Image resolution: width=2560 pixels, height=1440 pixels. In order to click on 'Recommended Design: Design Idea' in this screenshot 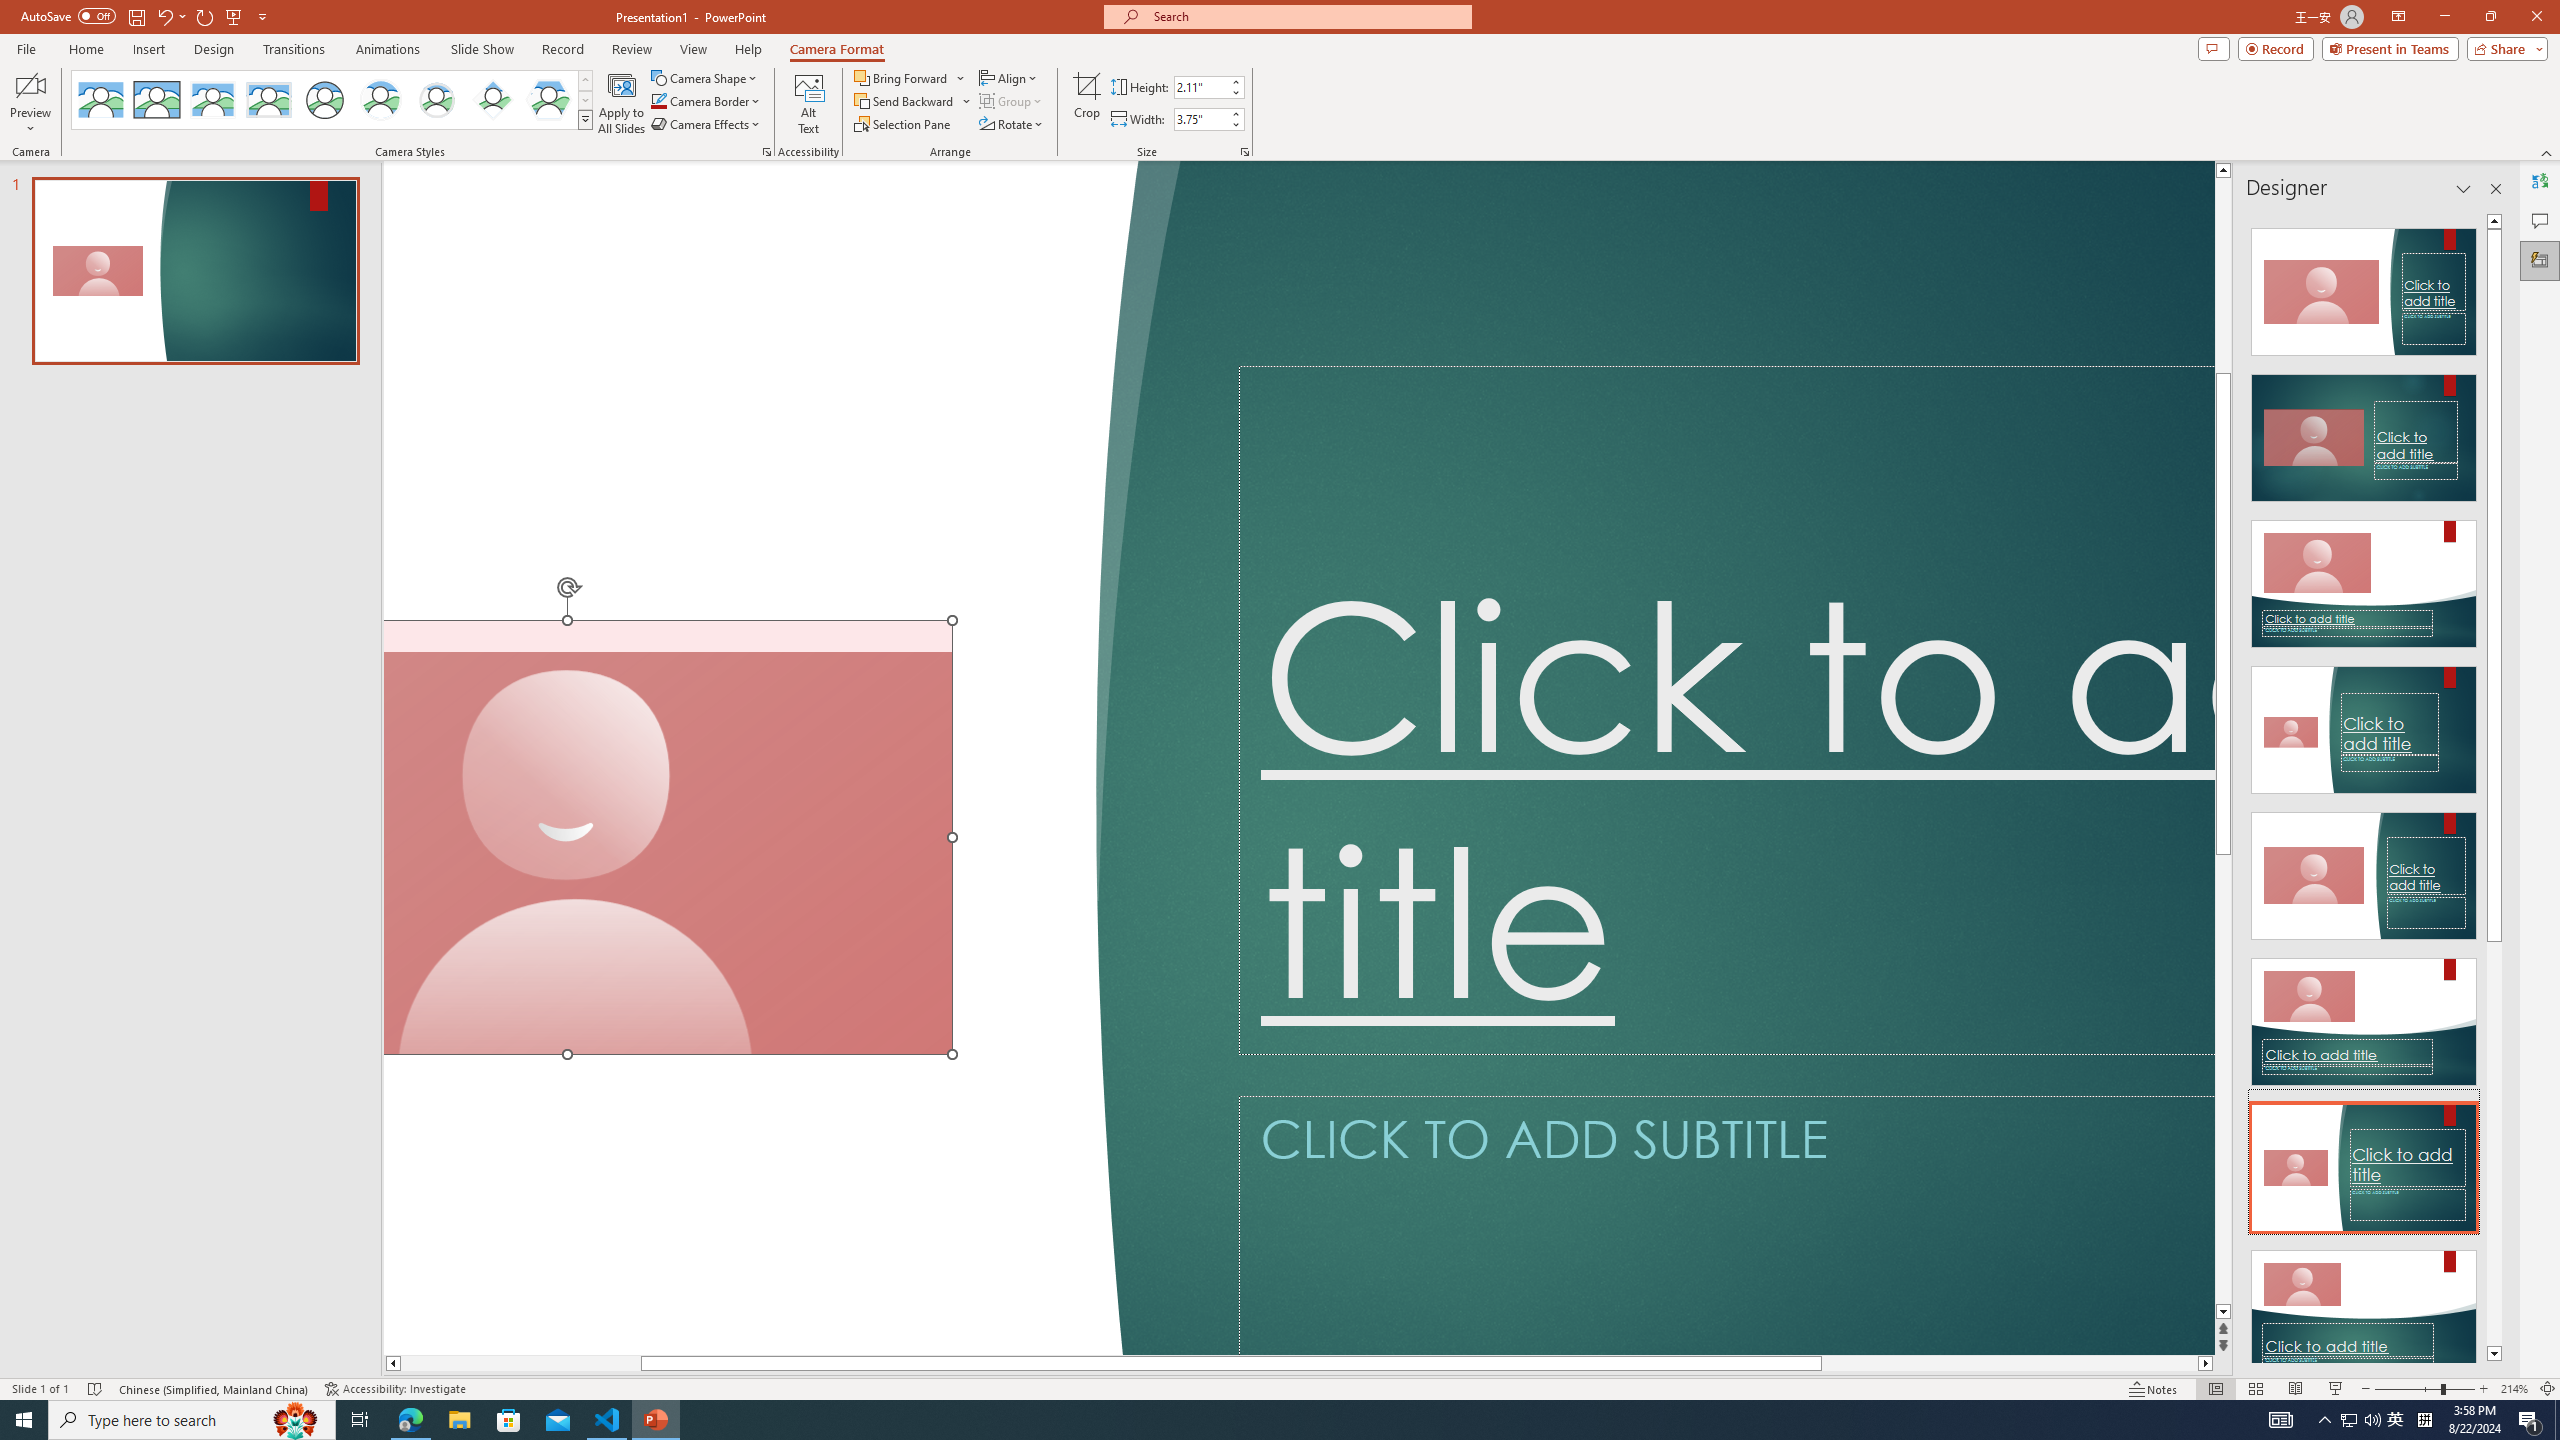, I will do `click(2364, 284)`.